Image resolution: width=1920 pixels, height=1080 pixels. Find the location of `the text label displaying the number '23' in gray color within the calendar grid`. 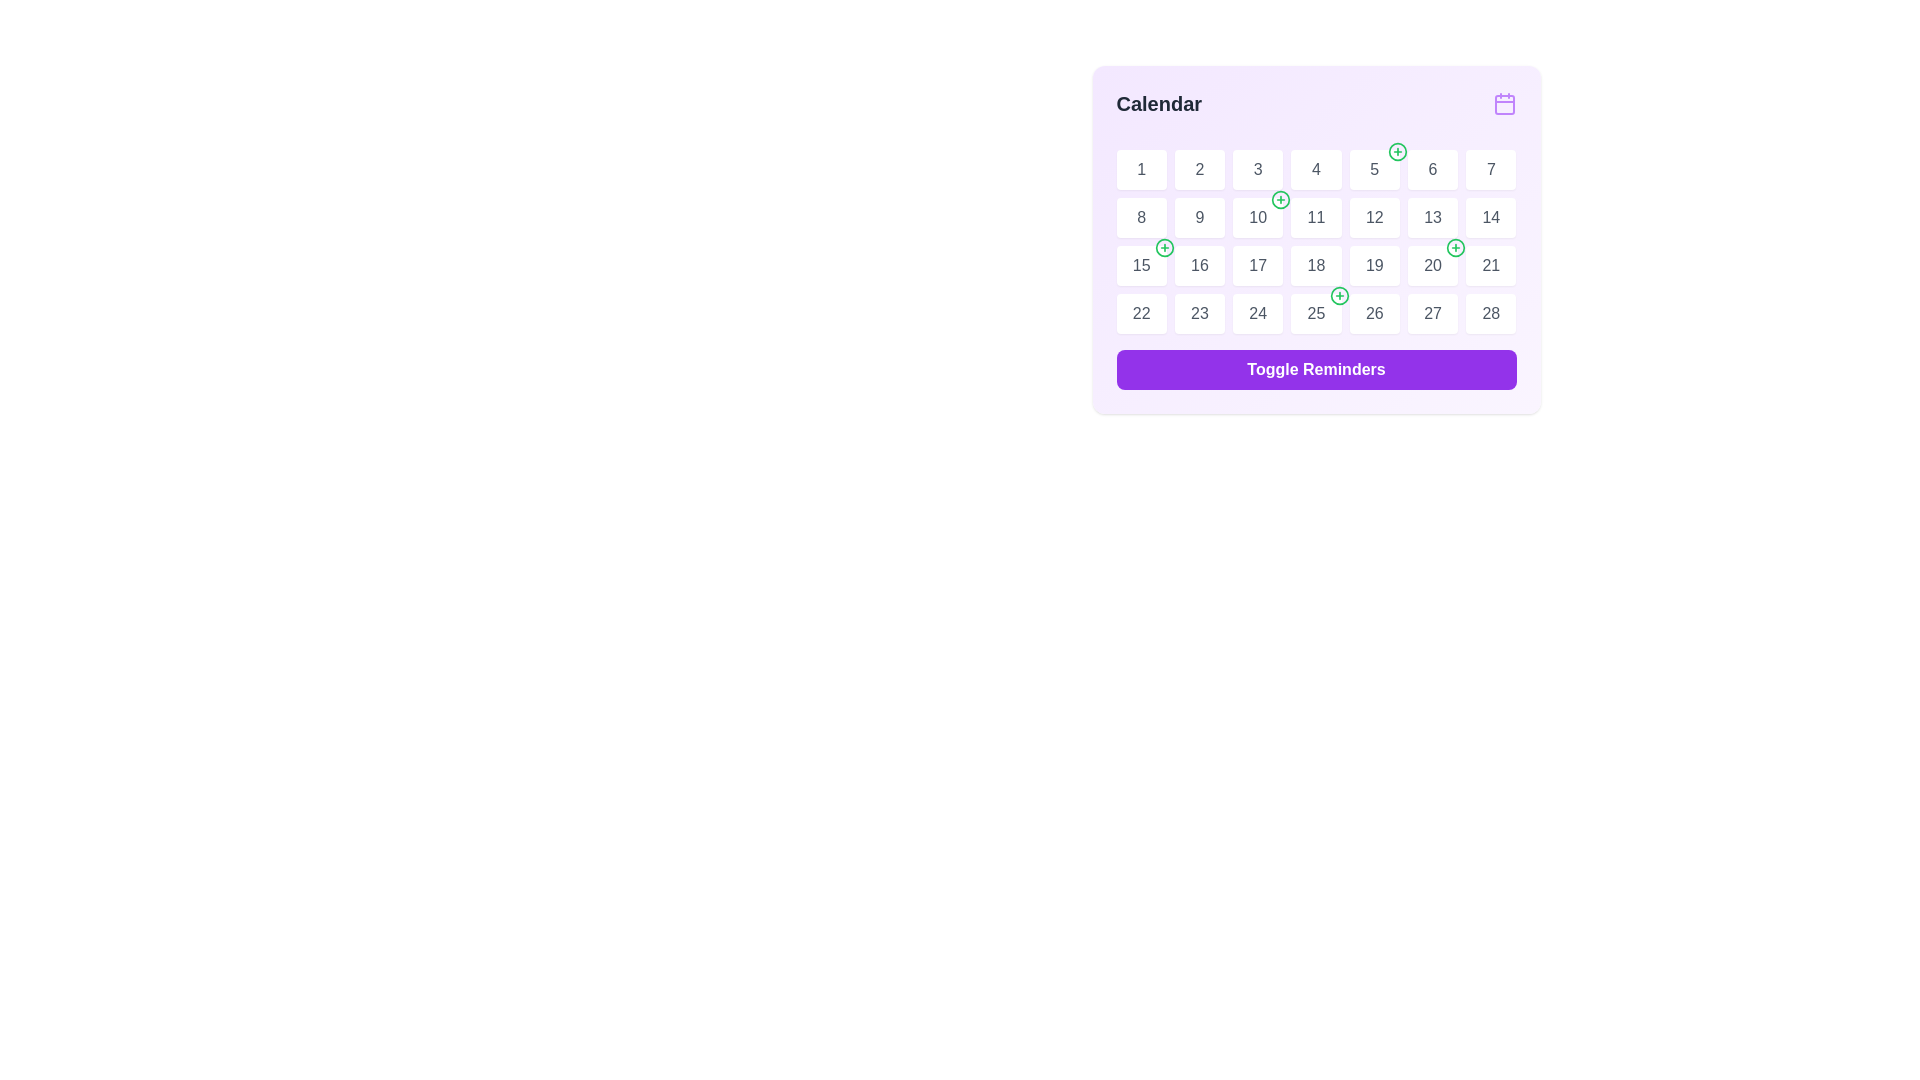

the text label displaying the number '23' in gray color within the calendar grid is located at coordinates (1200, 313).